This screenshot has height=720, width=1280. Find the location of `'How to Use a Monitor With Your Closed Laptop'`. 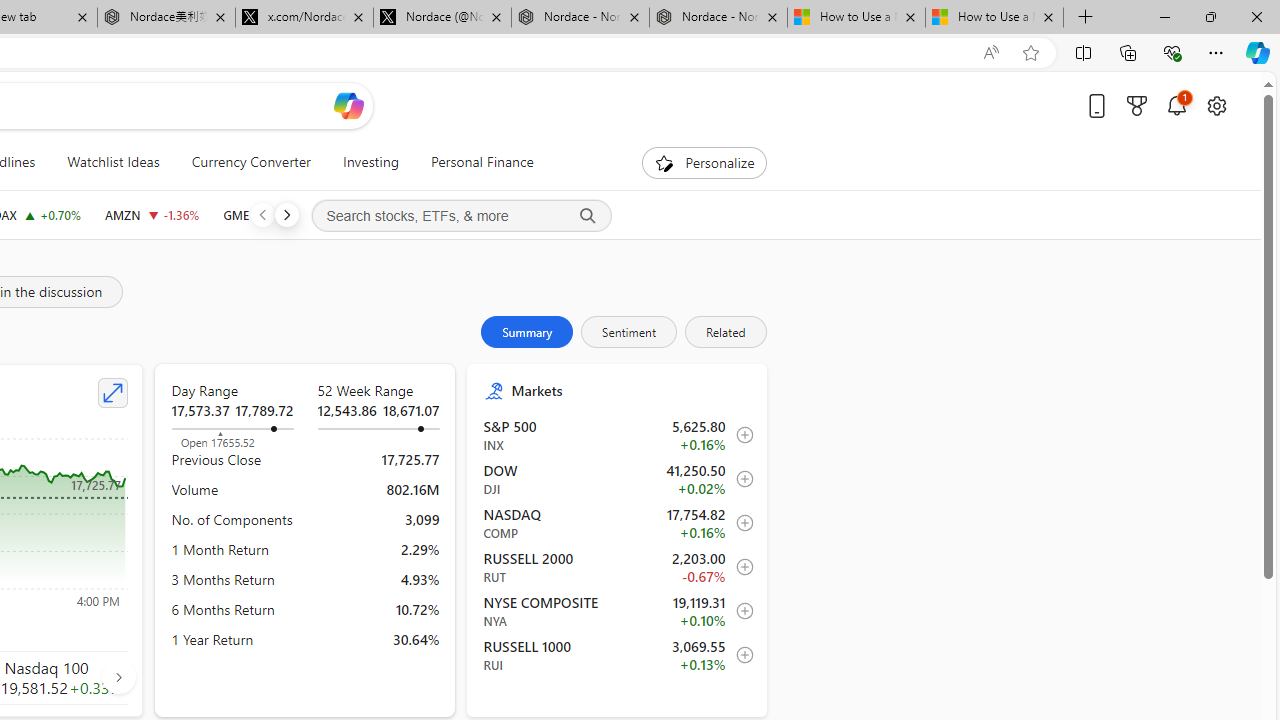

'How to Use a Monitor With Your Closed Laptop' is located at coordinates (994, 17).